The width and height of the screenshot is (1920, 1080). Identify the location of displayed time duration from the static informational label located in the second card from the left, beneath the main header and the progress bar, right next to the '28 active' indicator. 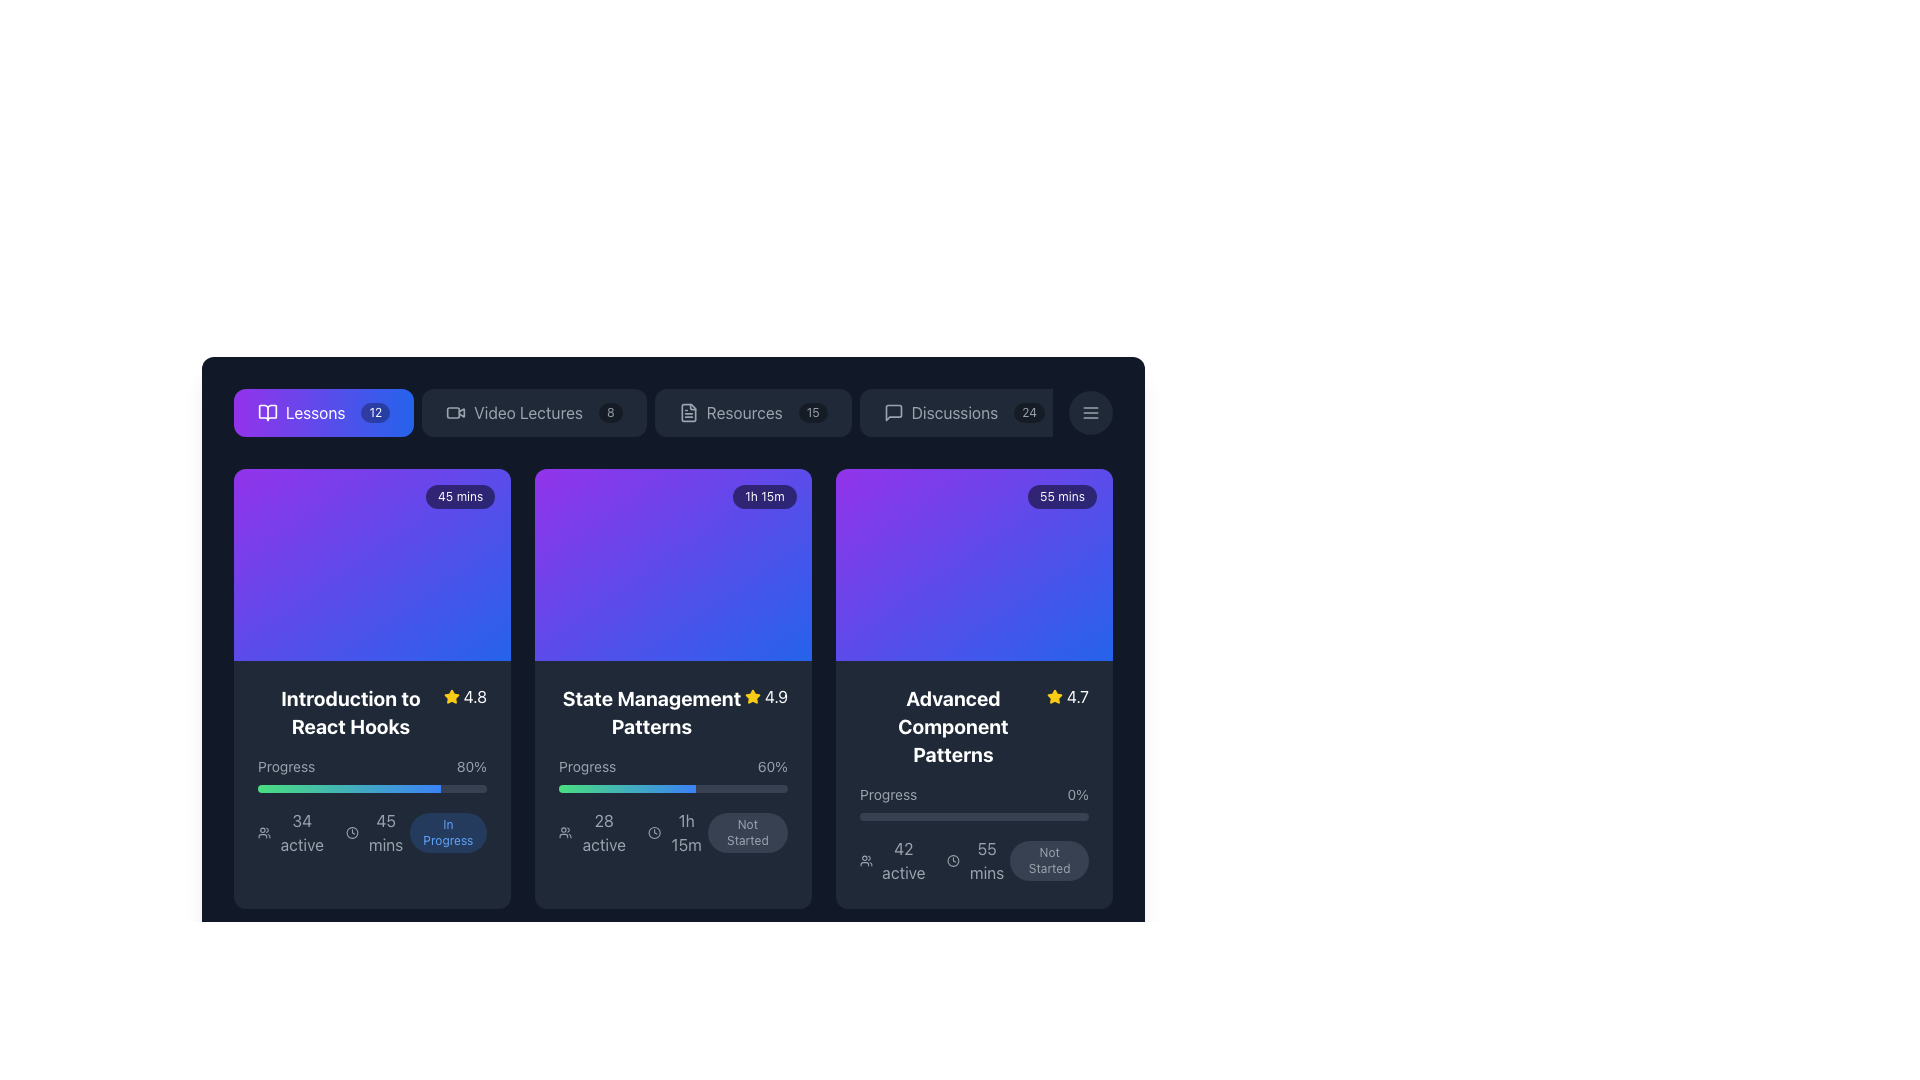
(677, 833).